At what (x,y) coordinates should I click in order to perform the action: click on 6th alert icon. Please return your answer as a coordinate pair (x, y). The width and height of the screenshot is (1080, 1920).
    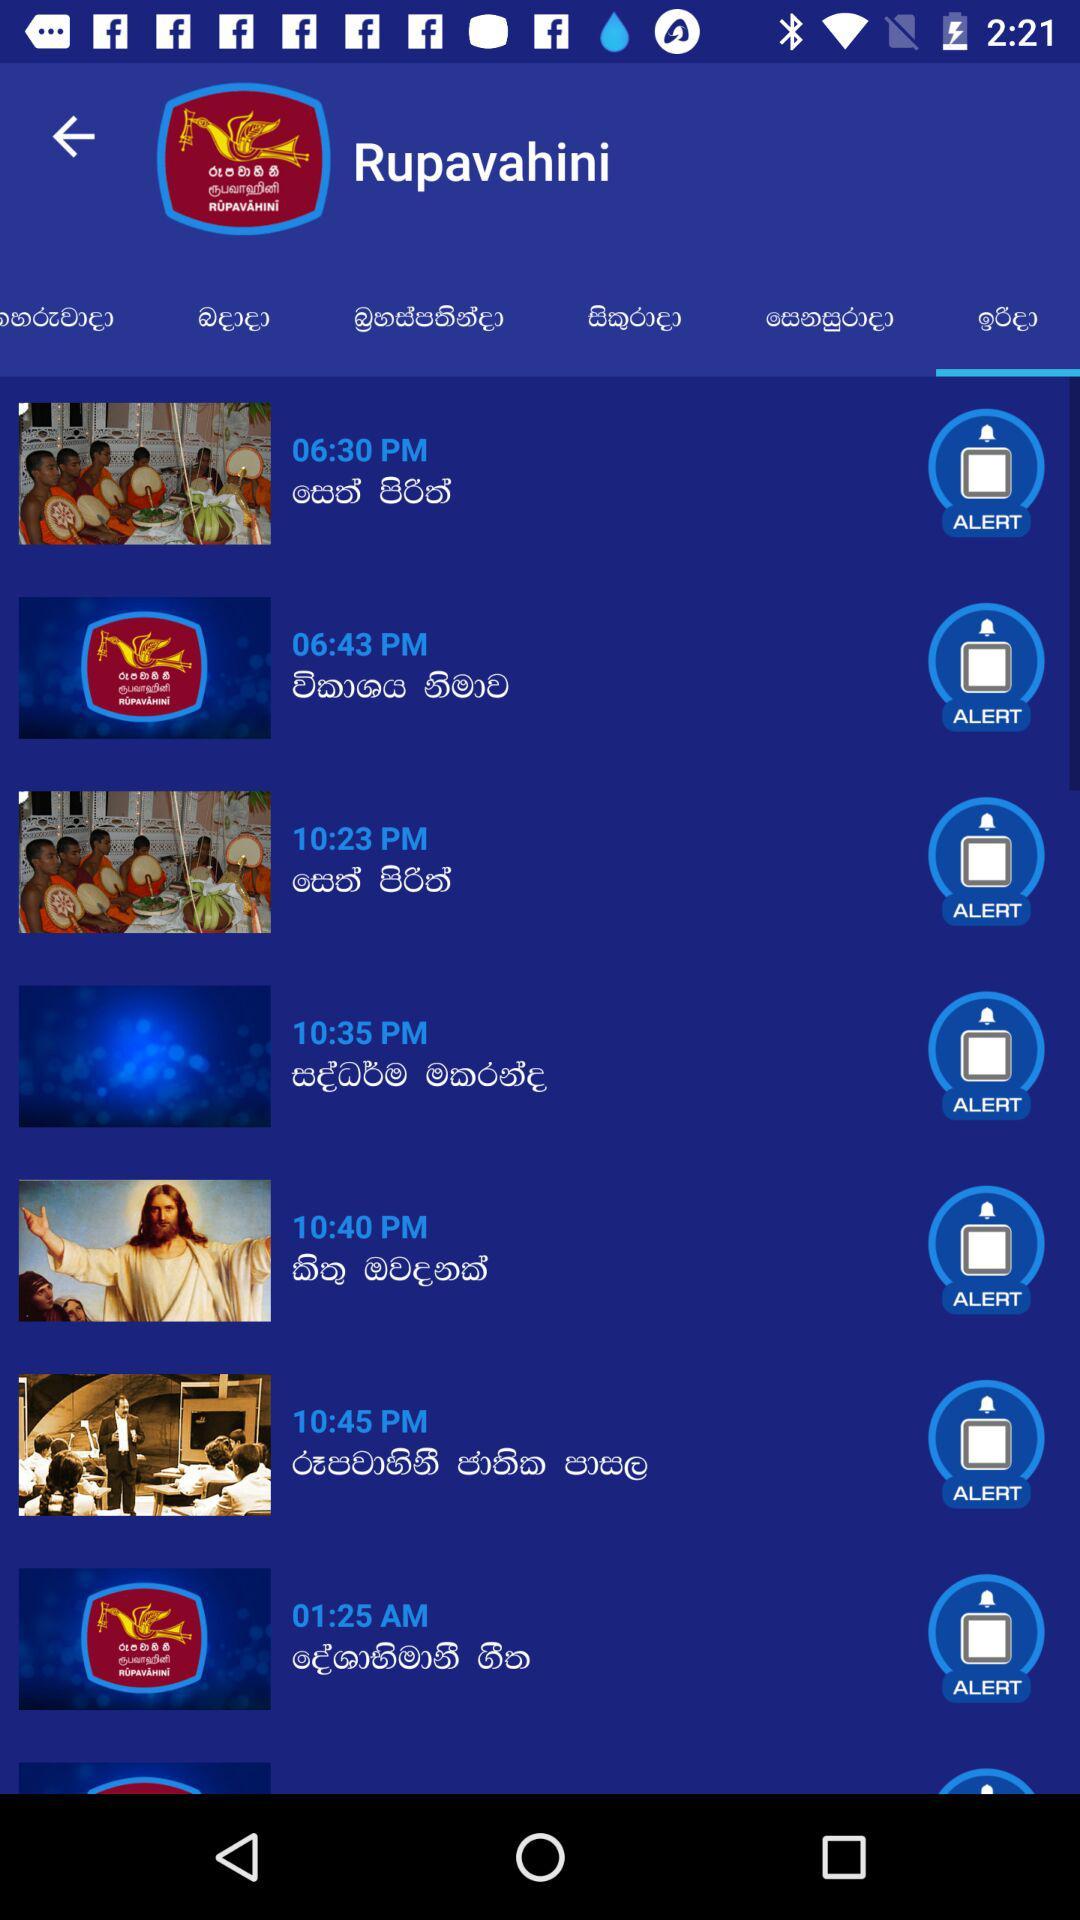
    Looking at the image, I should click on (986, 1444).